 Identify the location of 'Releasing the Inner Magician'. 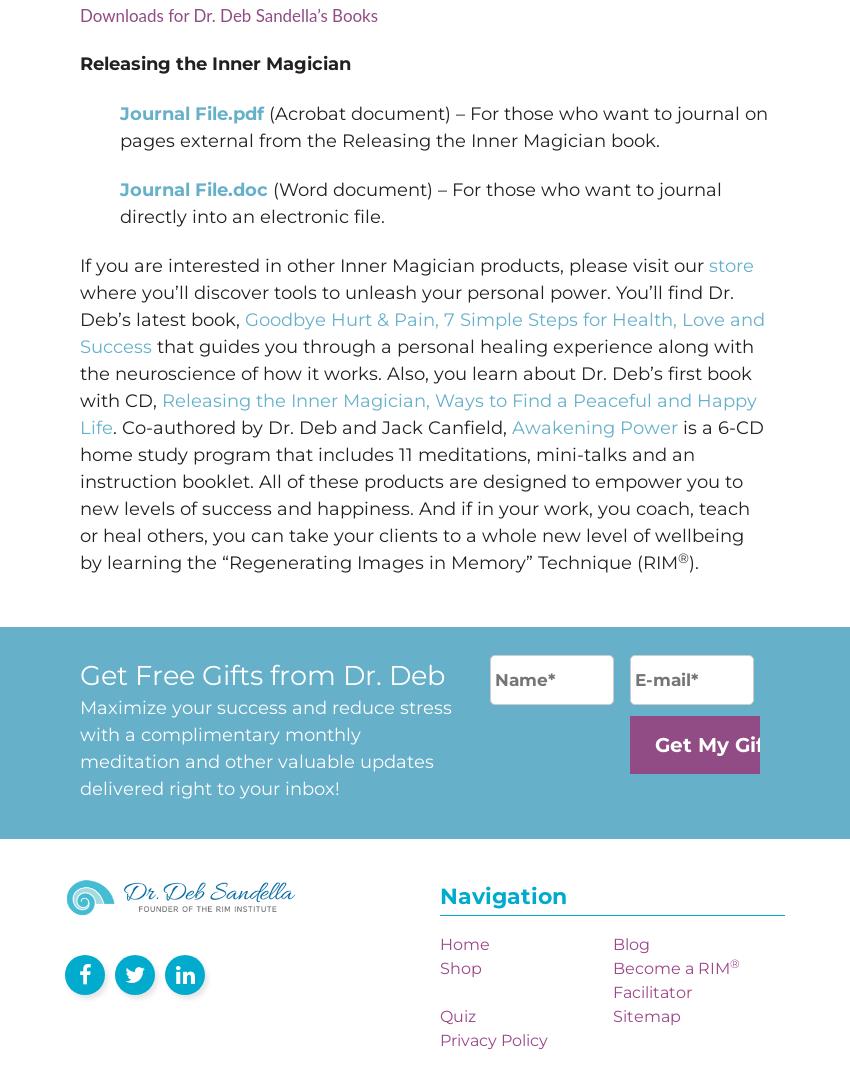
(215, 63).